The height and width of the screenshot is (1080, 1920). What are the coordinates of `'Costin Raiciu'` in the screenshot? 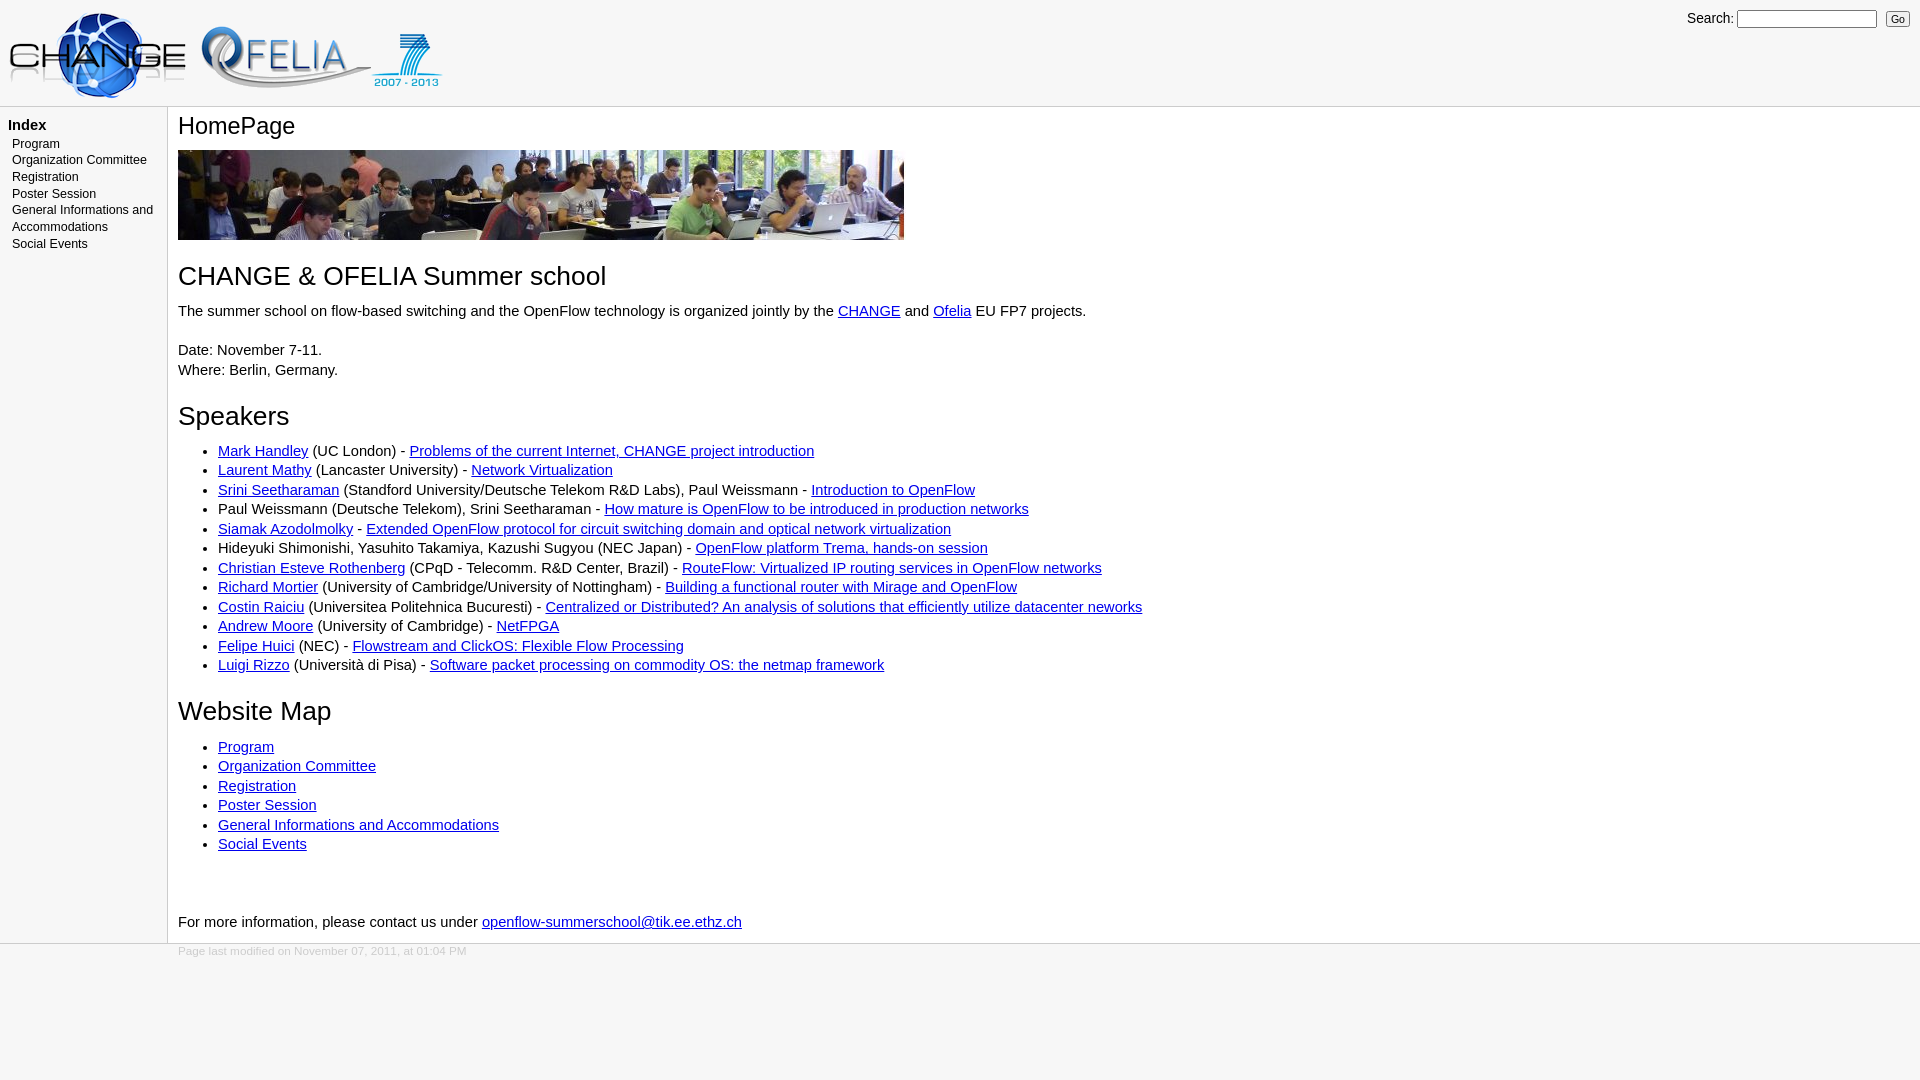 It's located at (259, 605).